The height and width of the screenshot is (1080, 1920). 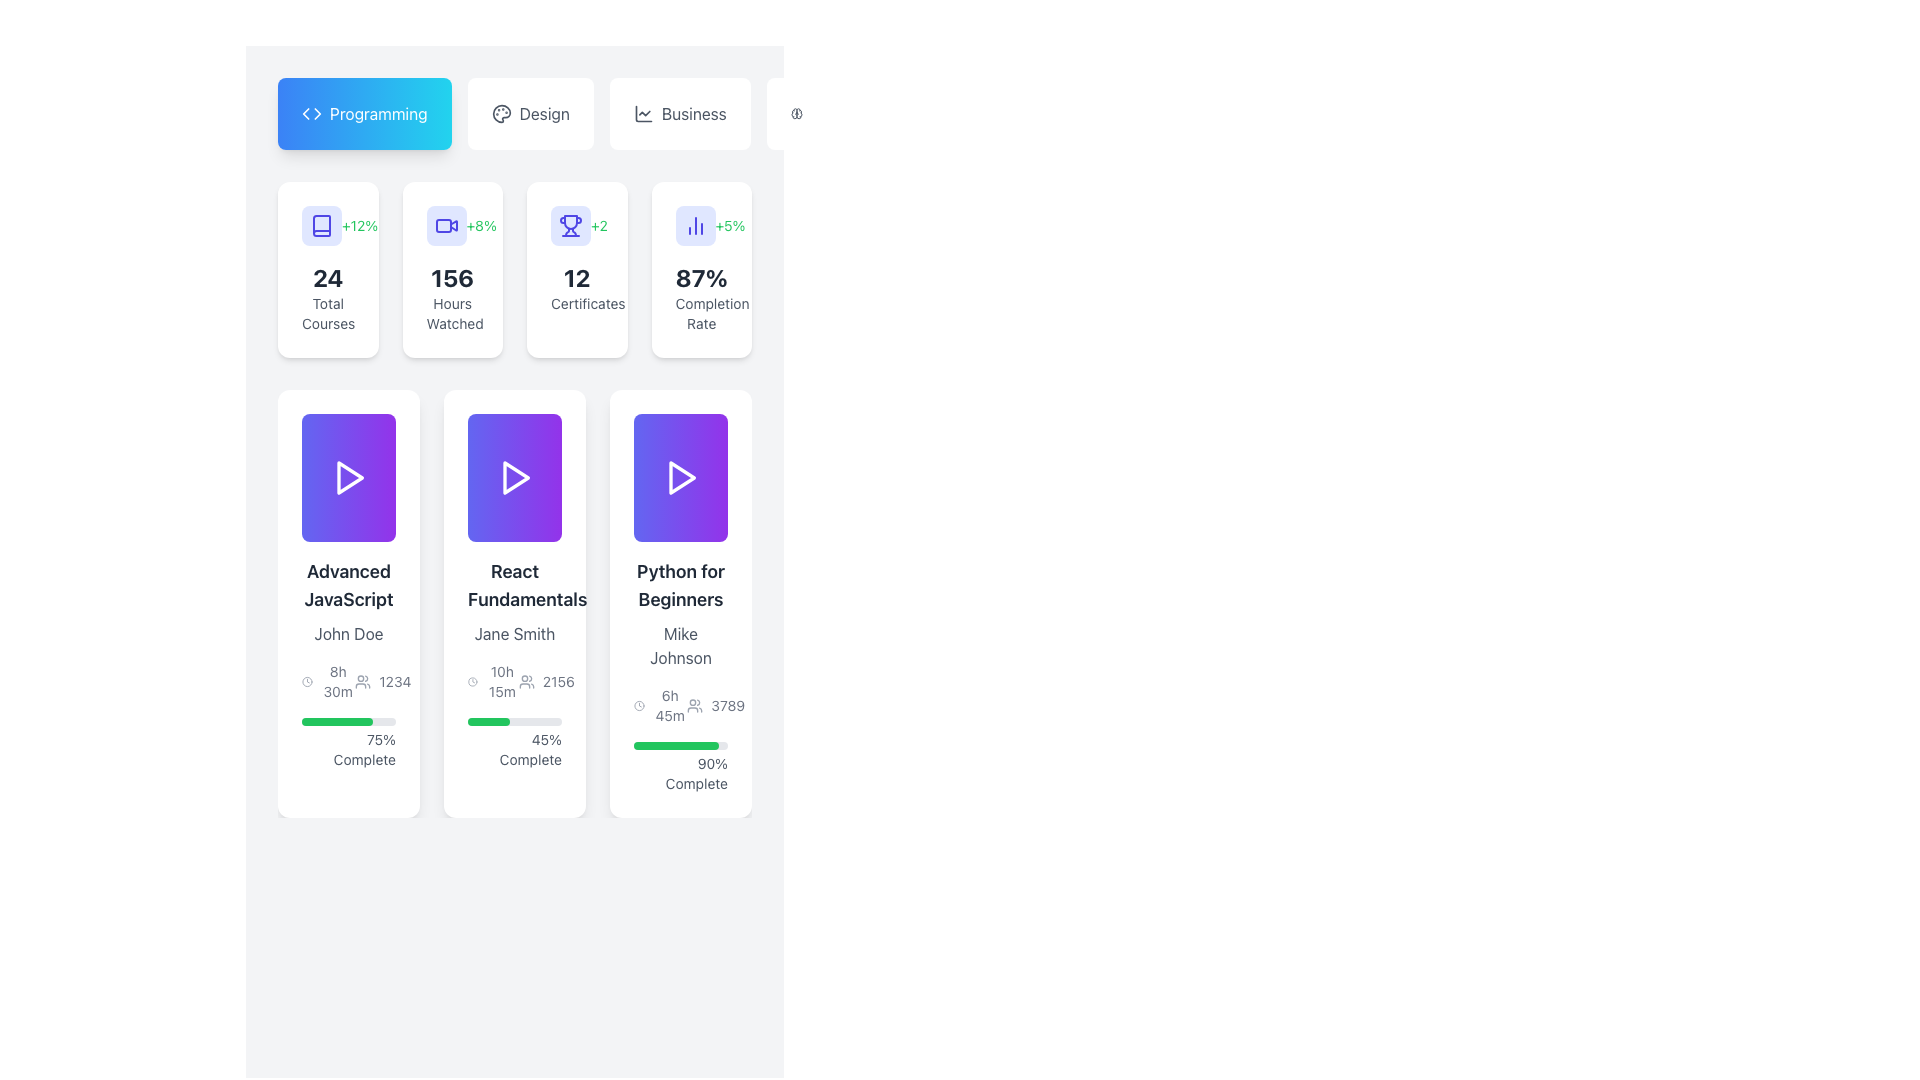 What do you see at coordinates (493, 681) in the screenshot?
I see `displayed duration from the label with a clock icon and the text '10h 15m', located in the second card from the left, above a green progress bar` at bounding box center [493, 681].